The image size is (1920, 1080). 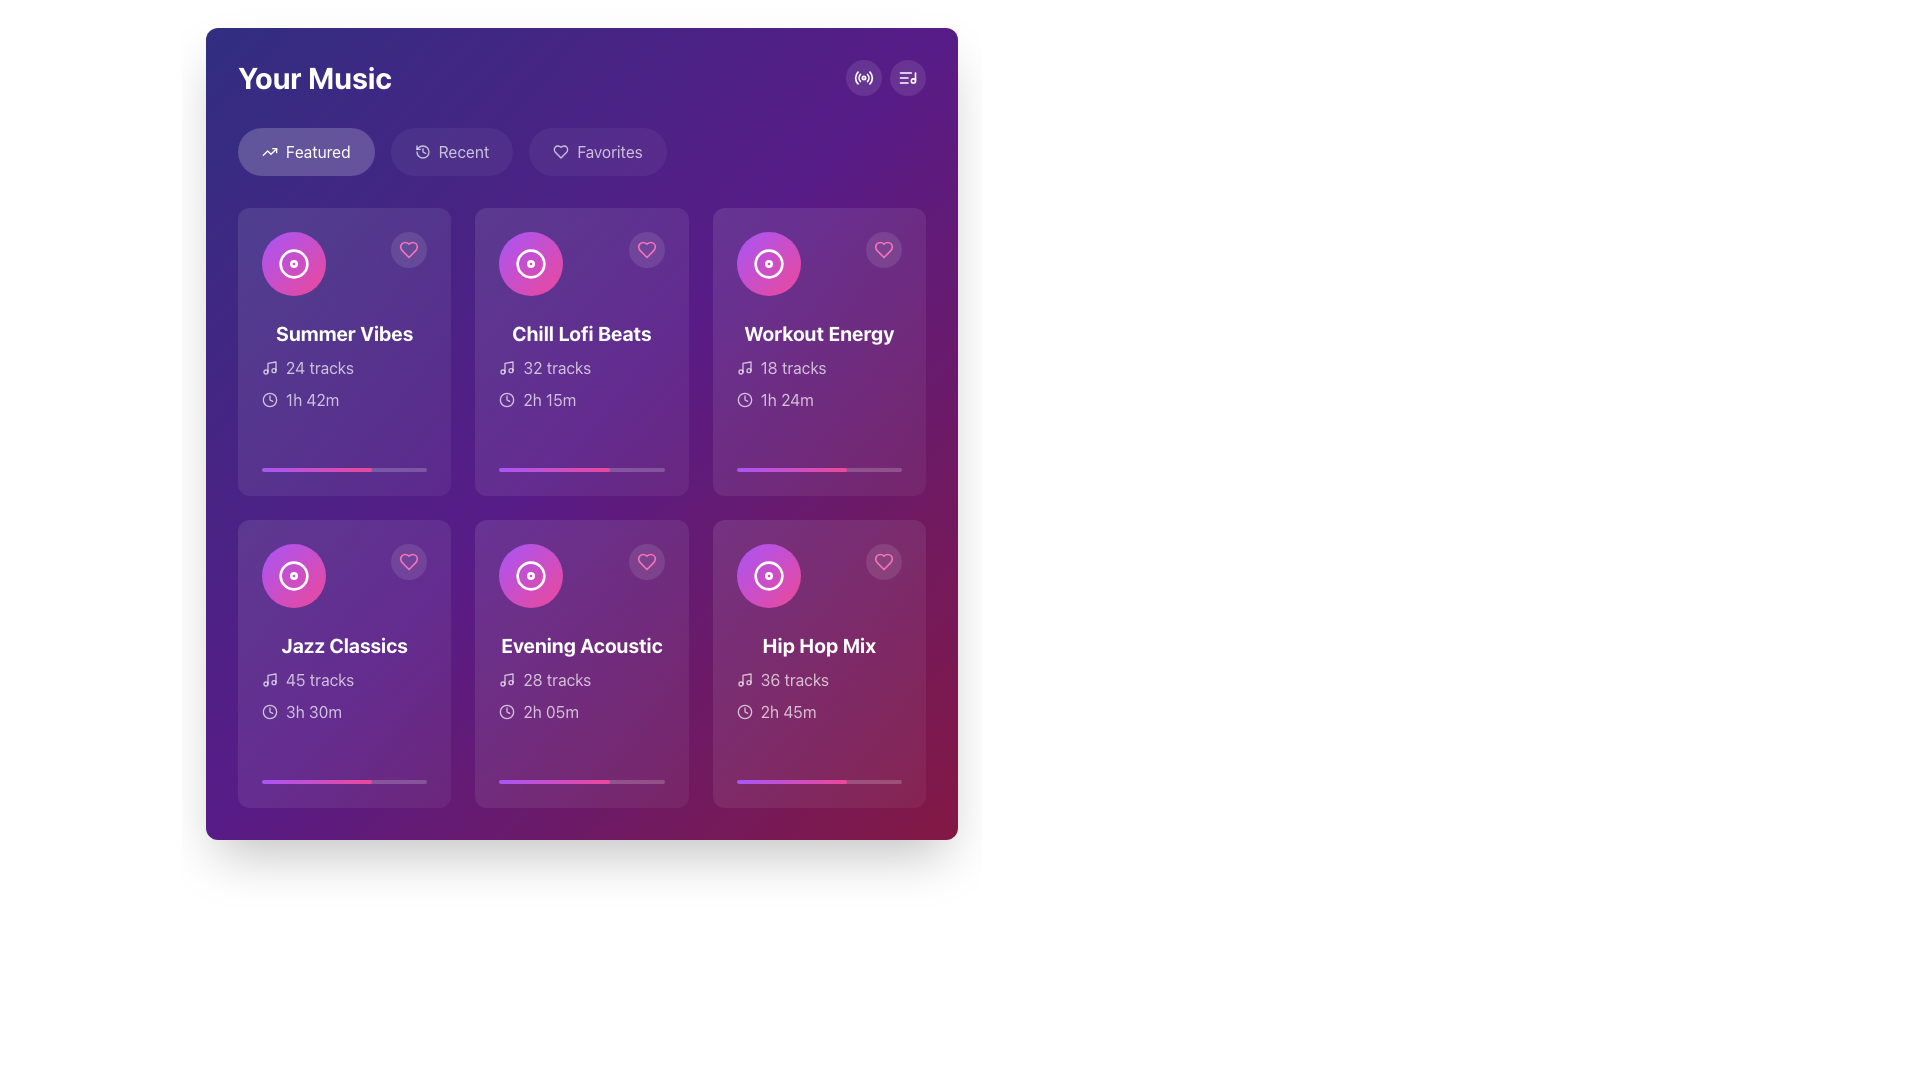 What do you see at coordinates (556, 367) in the screenshot?
I see `the Text Display indicating the number of tracks available in the 'Chill Lofi Beats' playlist, located beneath the card title and icon in the second column of the first row` at bounding box center [556, 367].